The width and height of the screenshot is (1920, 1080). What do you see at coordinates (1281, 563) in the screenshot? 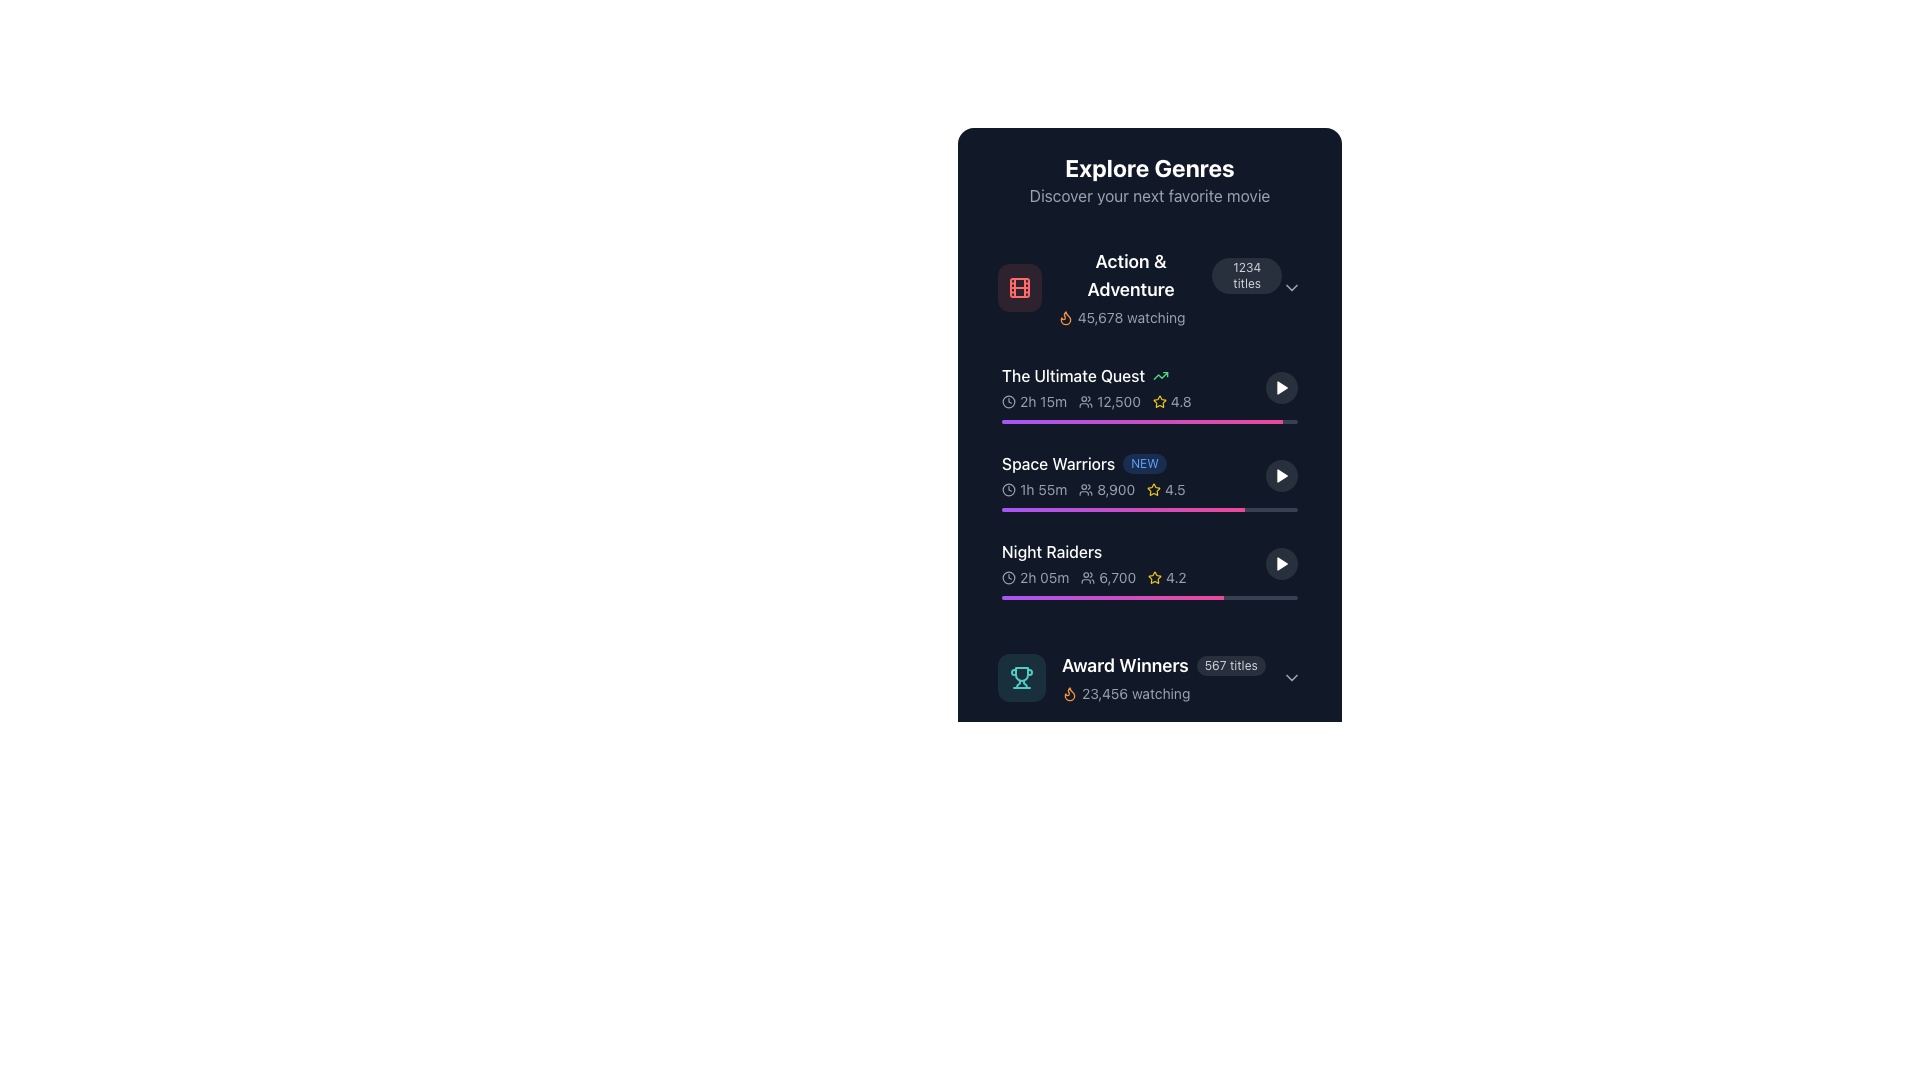
I see `the circular play button with a triangular play icon in the 'Night Raiders' movie entry located at the far-right of the 'Explore Genres' section` at bounding box center [1281, 563].